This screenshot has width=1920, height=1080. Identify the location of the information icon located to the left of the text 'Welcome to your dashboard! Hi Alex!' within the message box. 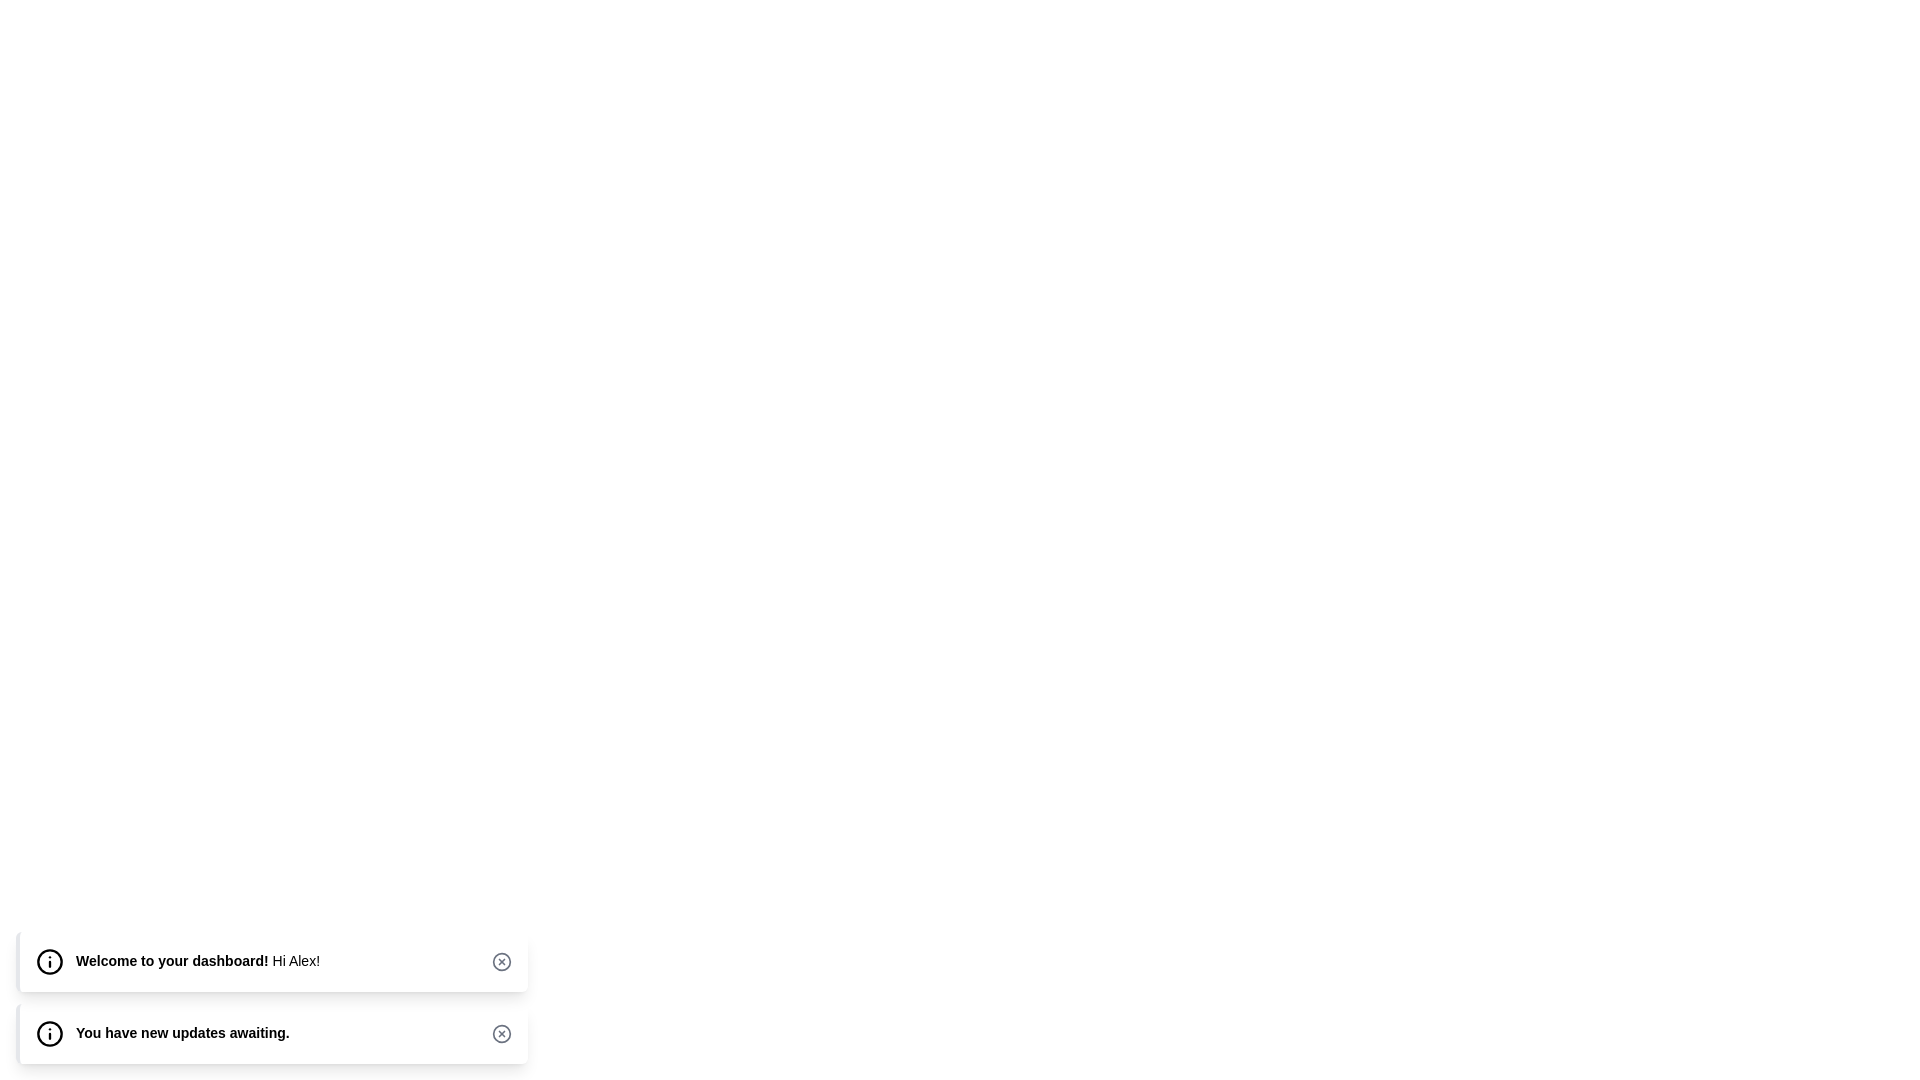
(49, 960).